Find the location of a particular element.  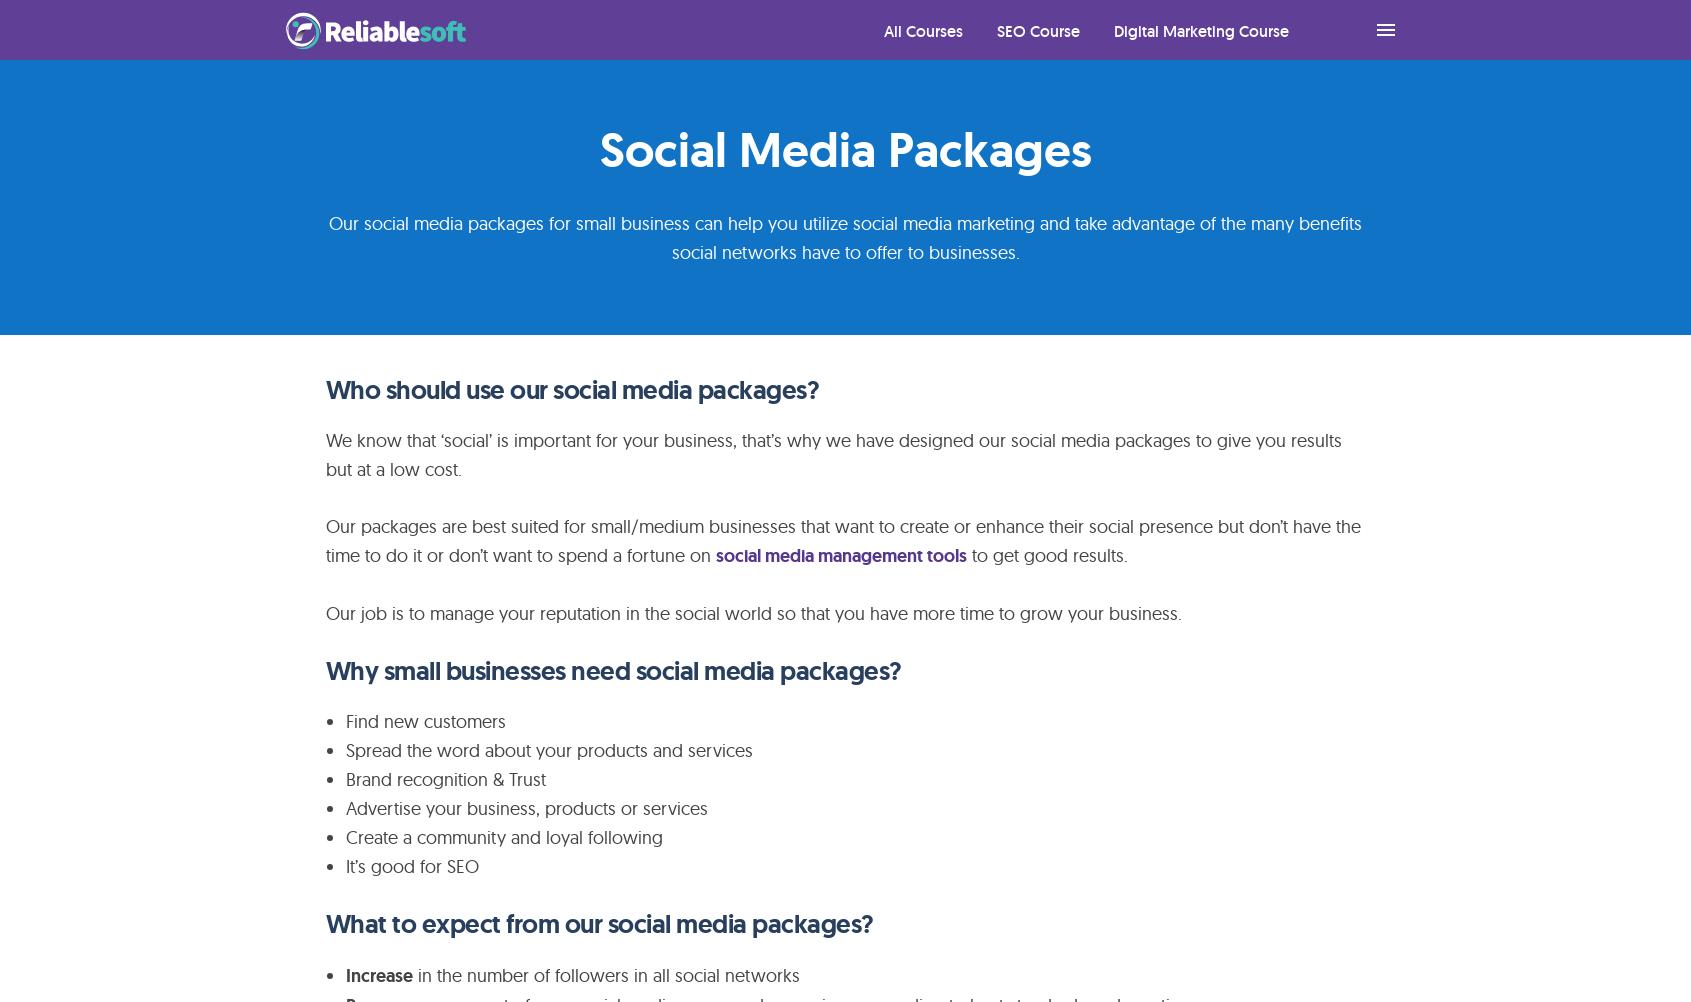

'Our packages are best suited for small/medium businesses that want to create or enhance their social presence but don’t have the time to do it or don’t want to spend a fortune on' is located at coordinates (841, 540).